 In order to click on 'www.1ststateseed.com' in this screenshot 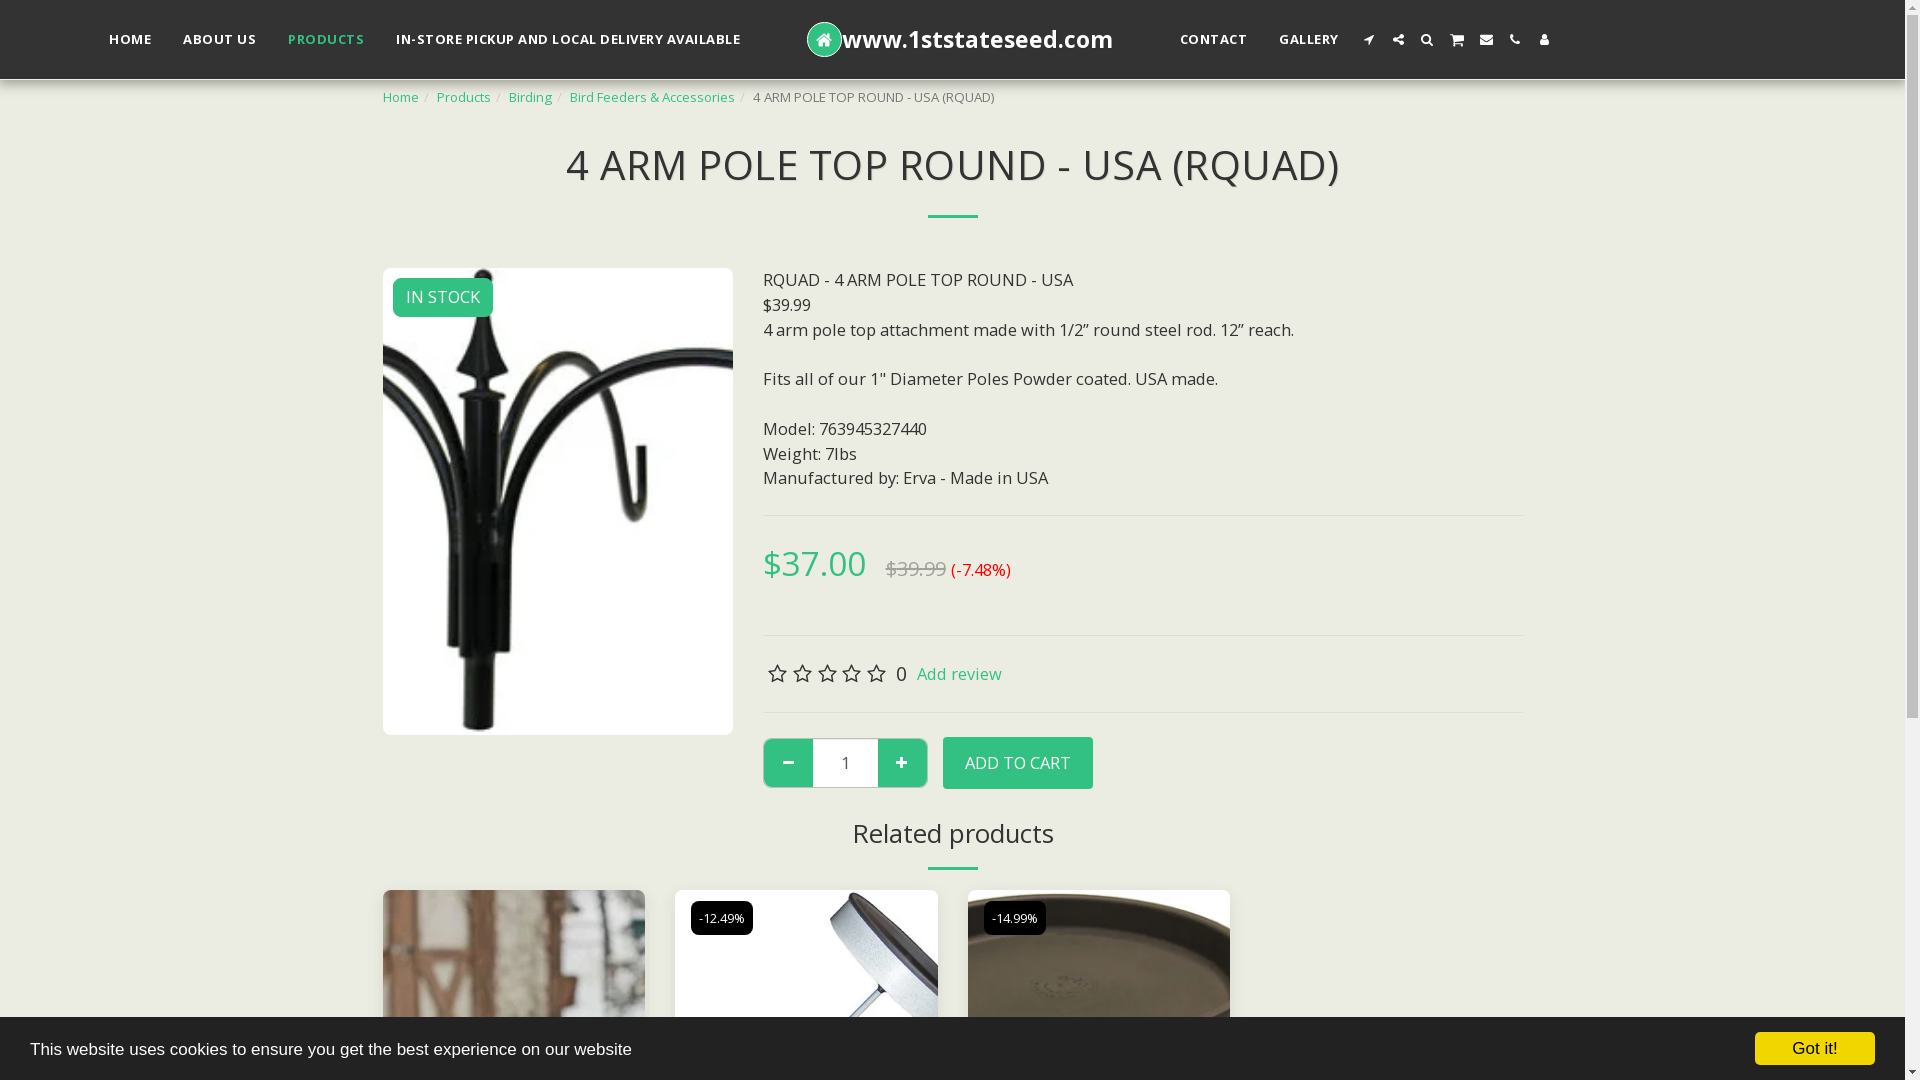, I will do `click(960, 39)`.